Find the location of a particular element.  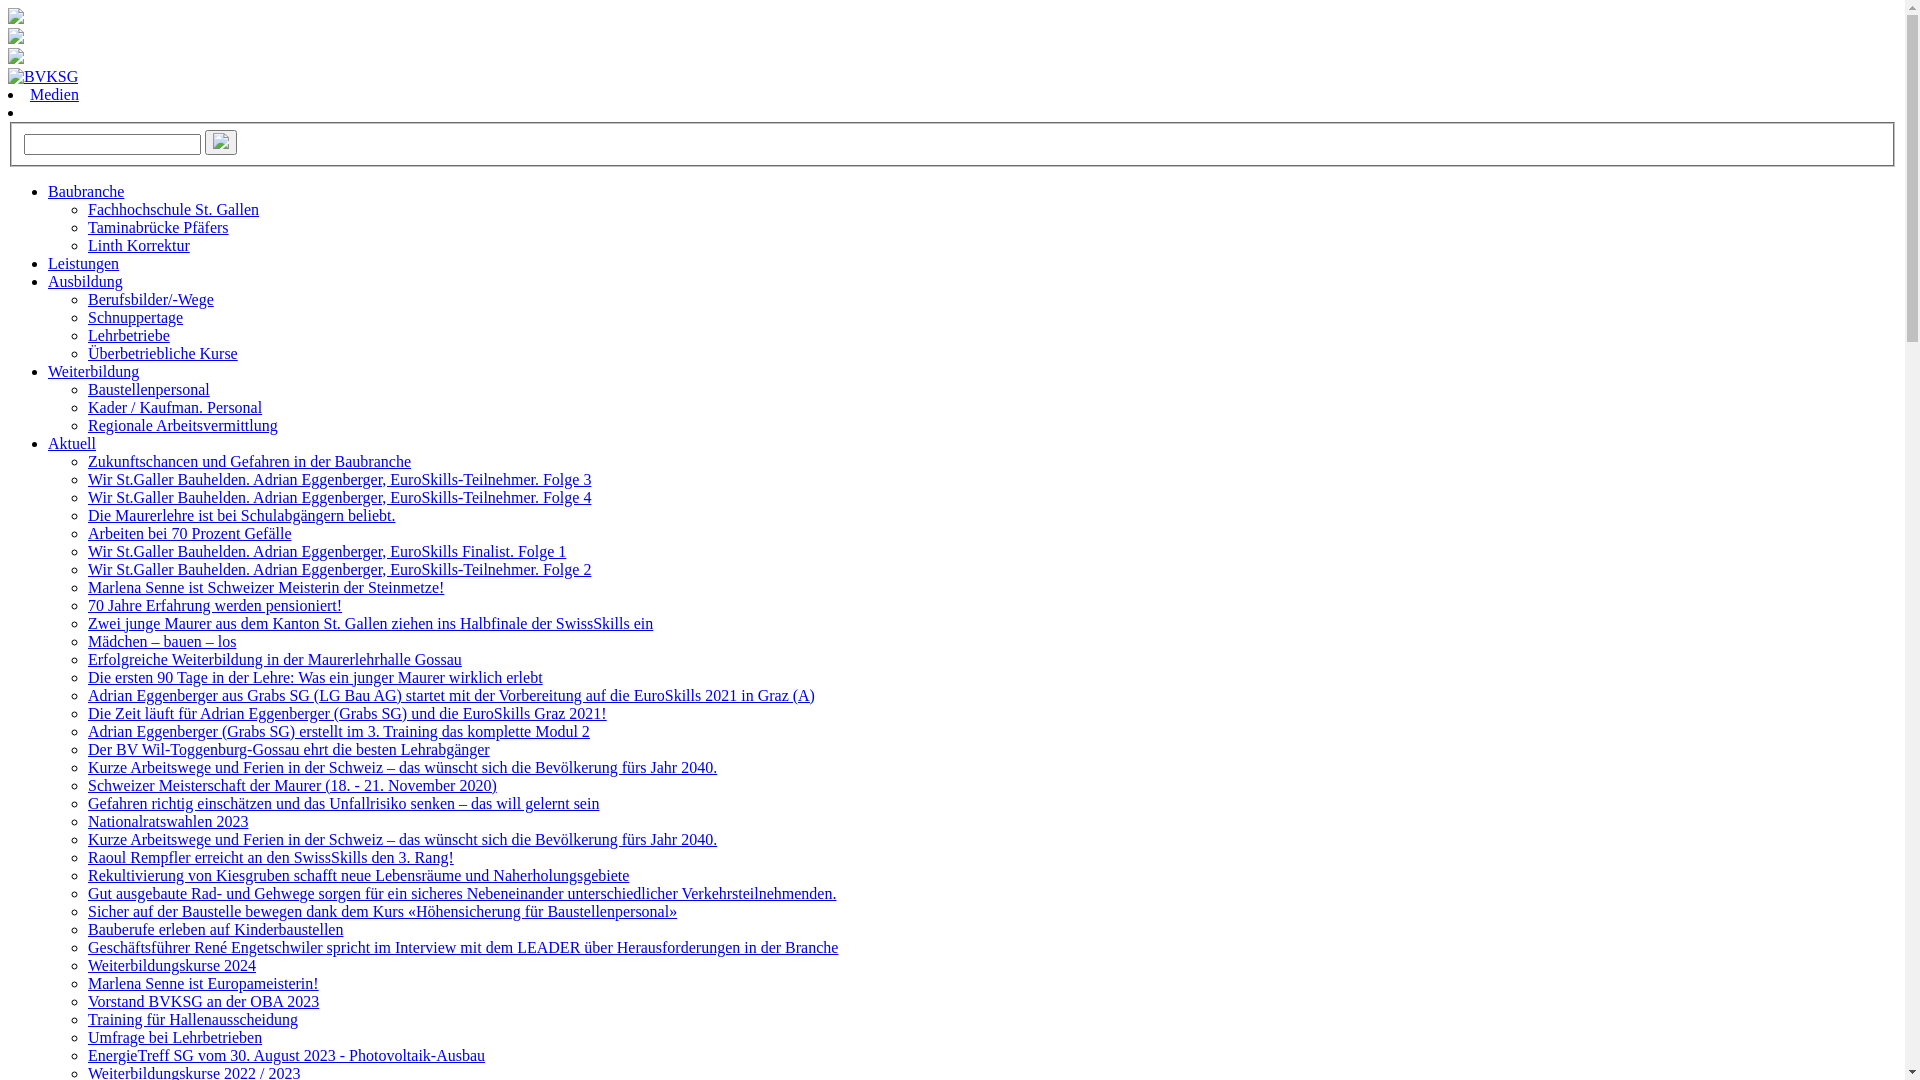

'Lehrbetriebe' is located at coordinates (86, 334).